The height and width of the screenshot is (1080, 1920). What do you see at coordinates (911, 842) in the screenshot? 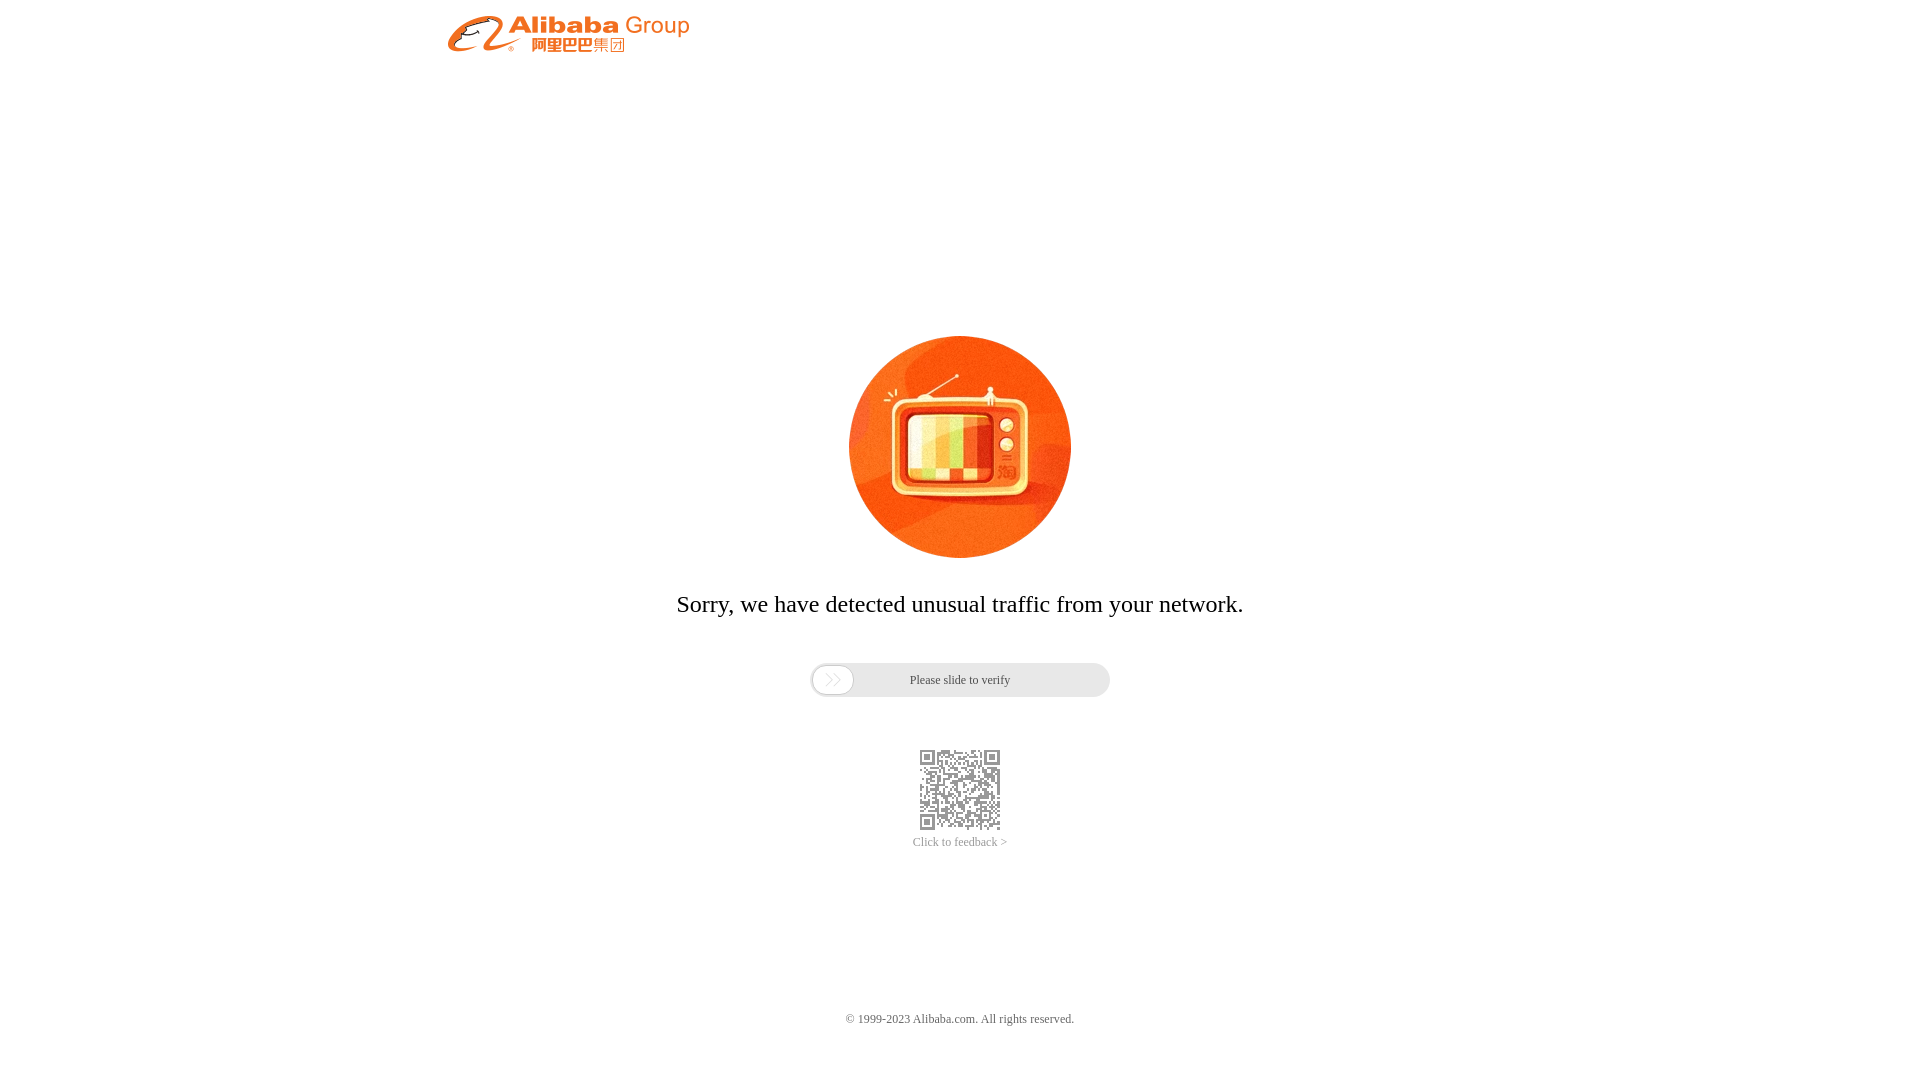
I see `'Click to feedback >'` at bounding box center [911, 842].